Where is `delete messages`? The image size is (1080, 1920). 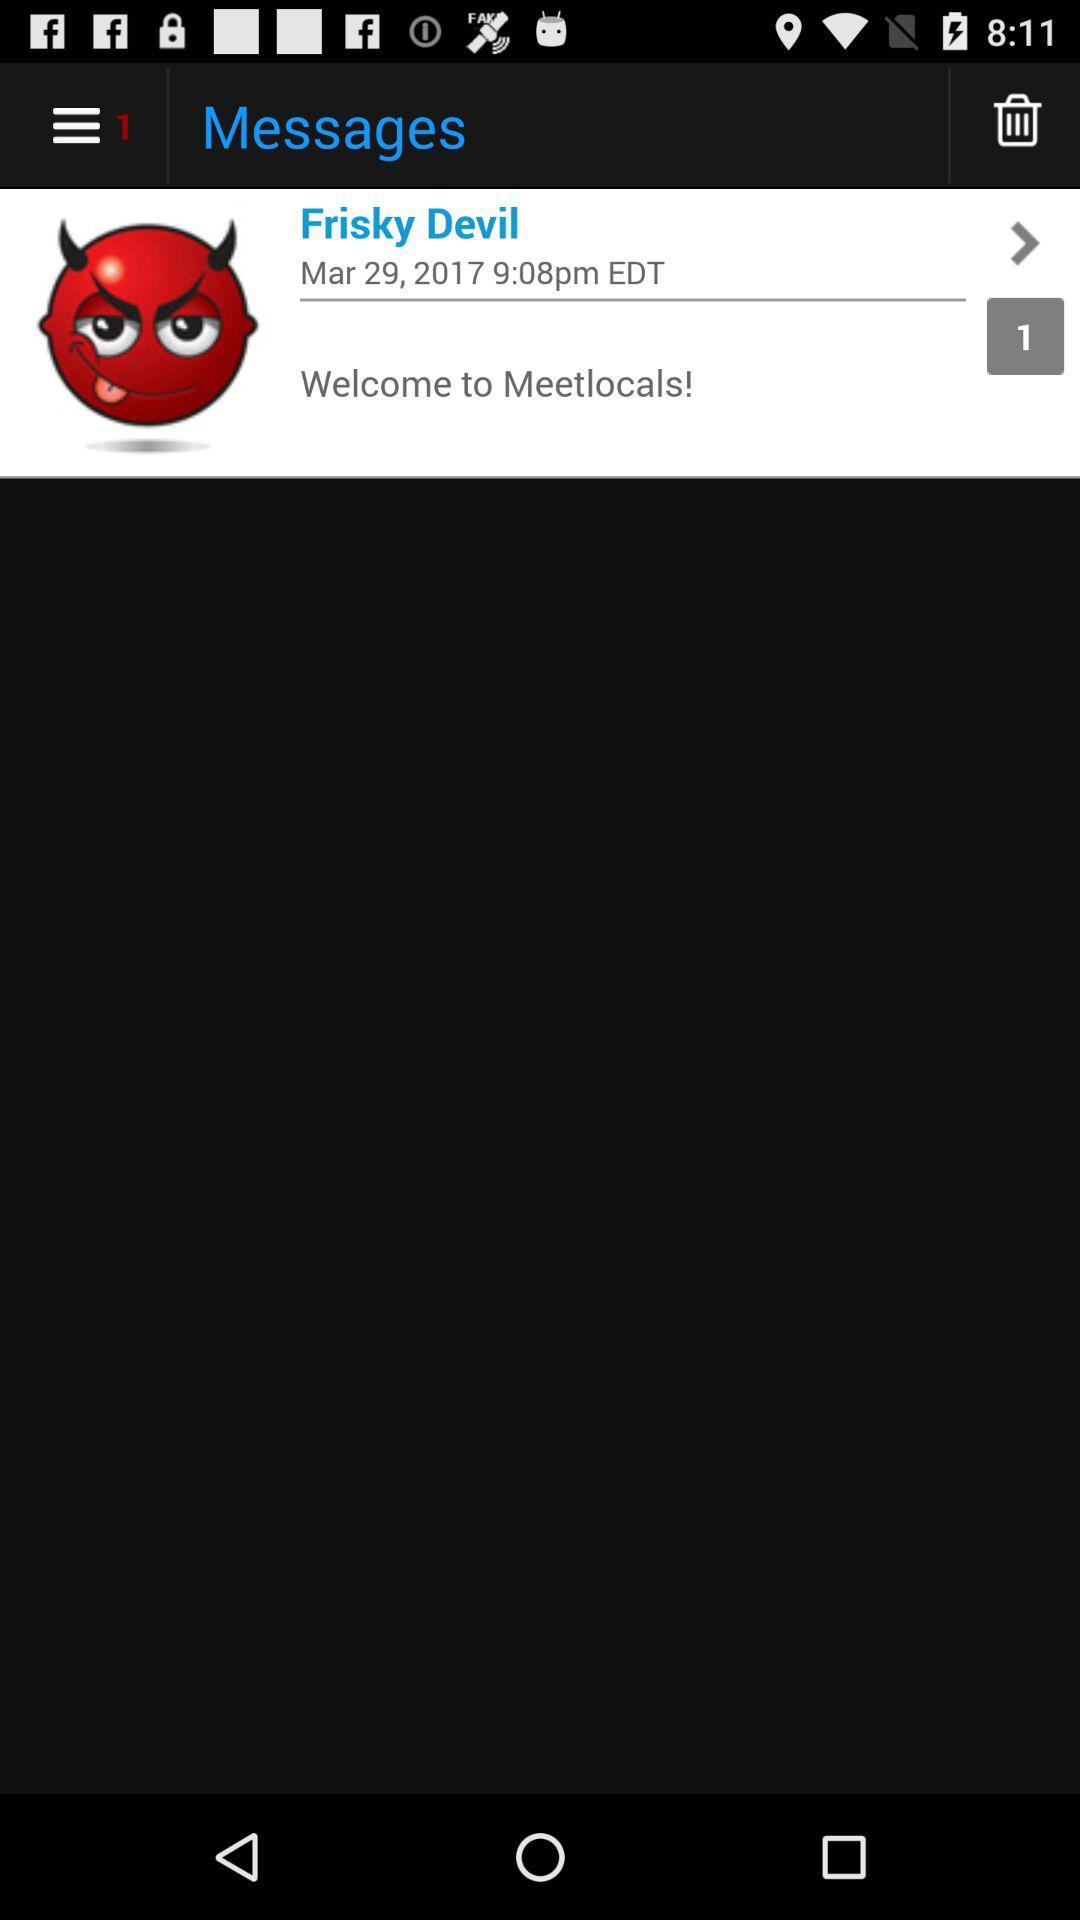 delete messages is located at coordinates (1018, 124).